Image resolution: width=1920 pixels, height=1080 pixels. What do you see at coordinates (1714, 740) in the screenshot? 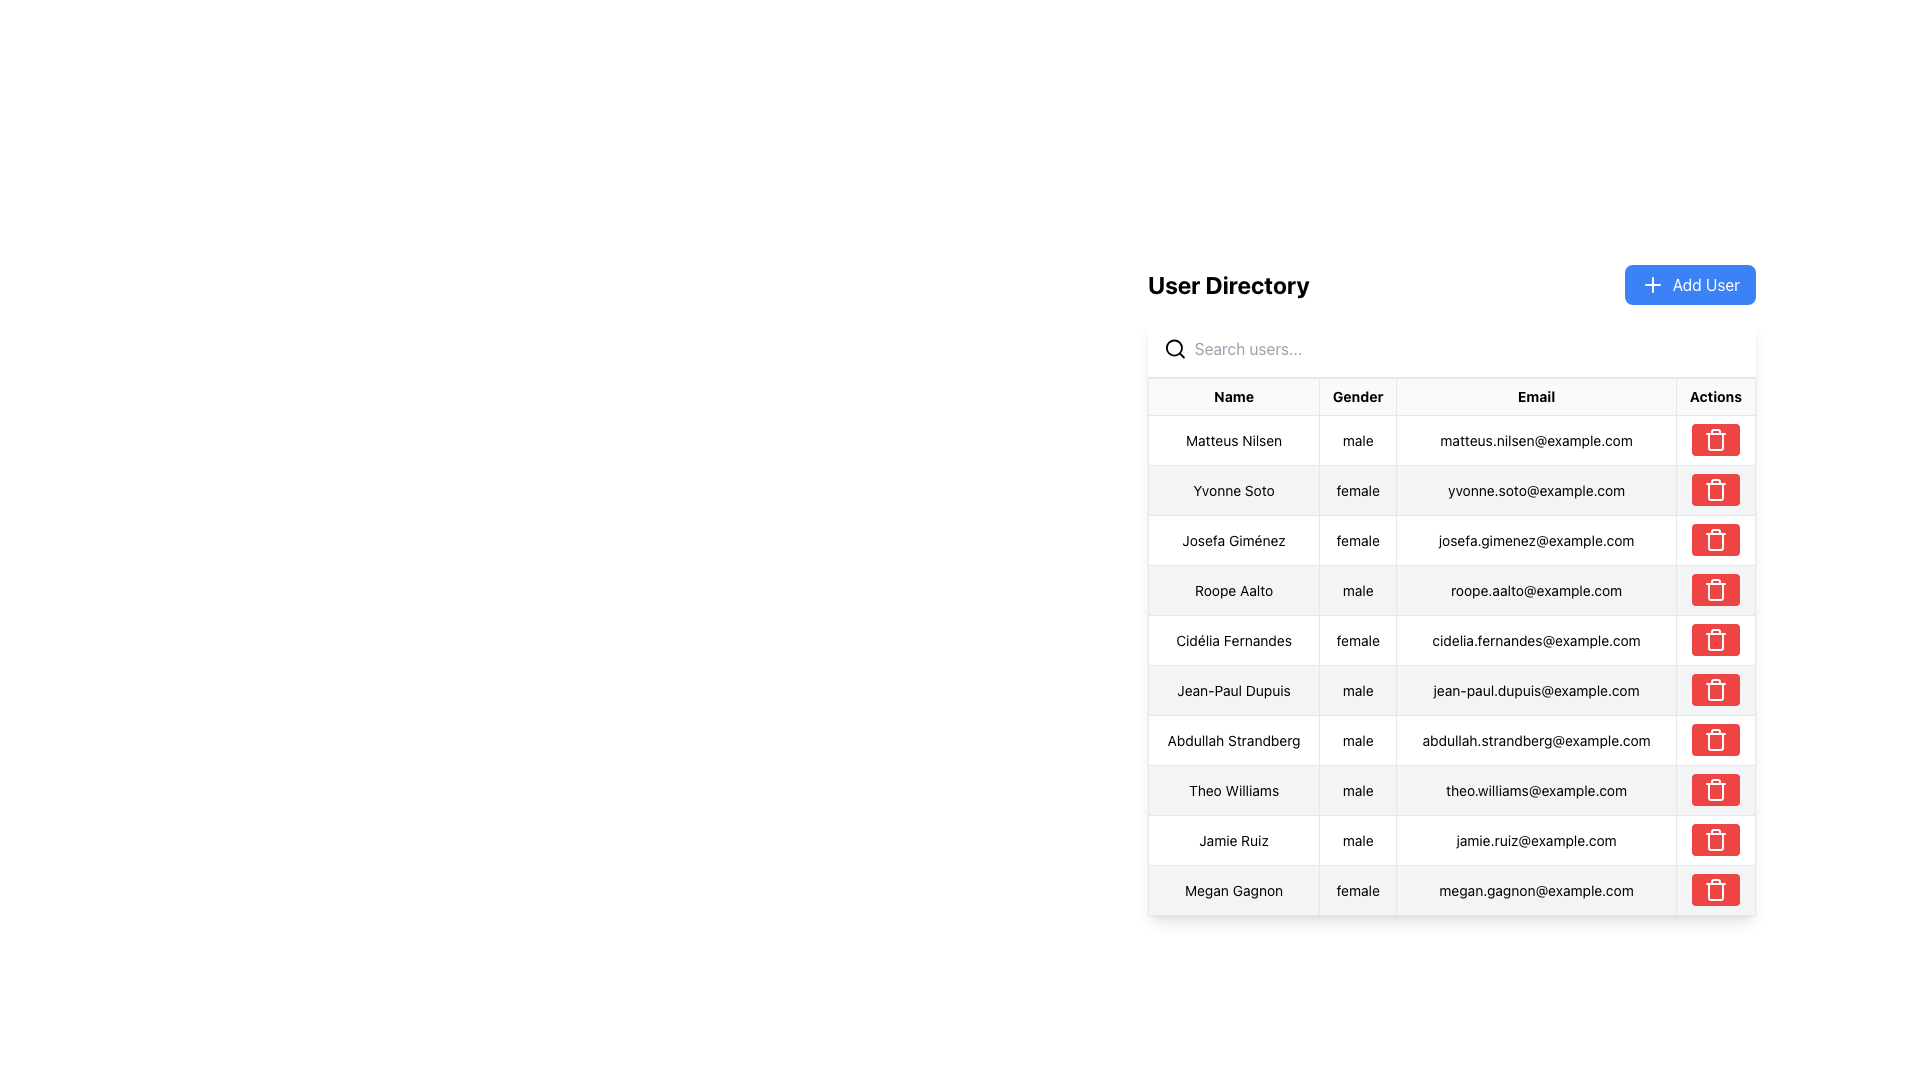
I see `the trash bin icon button in the Actions column of the user directory` at bounding box center [1714, 740].